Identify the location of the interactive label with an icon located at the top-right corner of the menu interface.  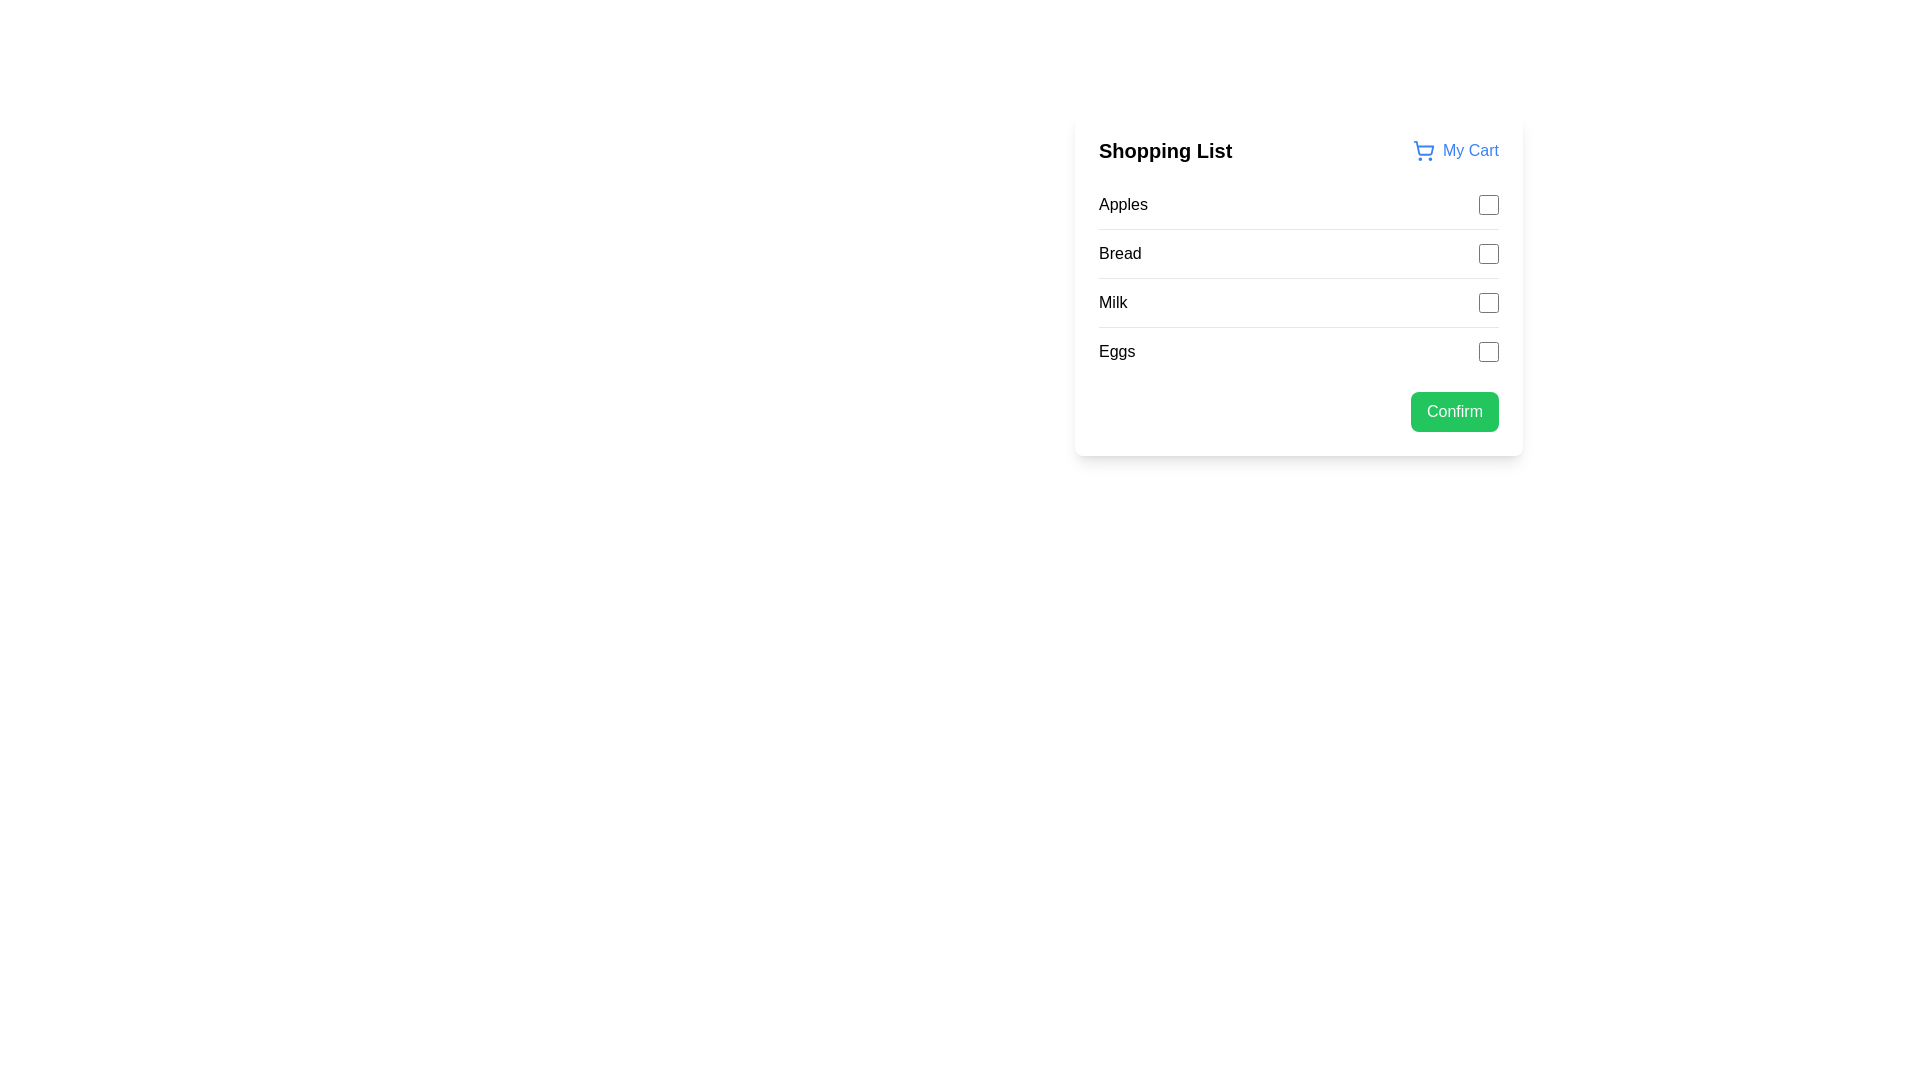
(1455, 149).